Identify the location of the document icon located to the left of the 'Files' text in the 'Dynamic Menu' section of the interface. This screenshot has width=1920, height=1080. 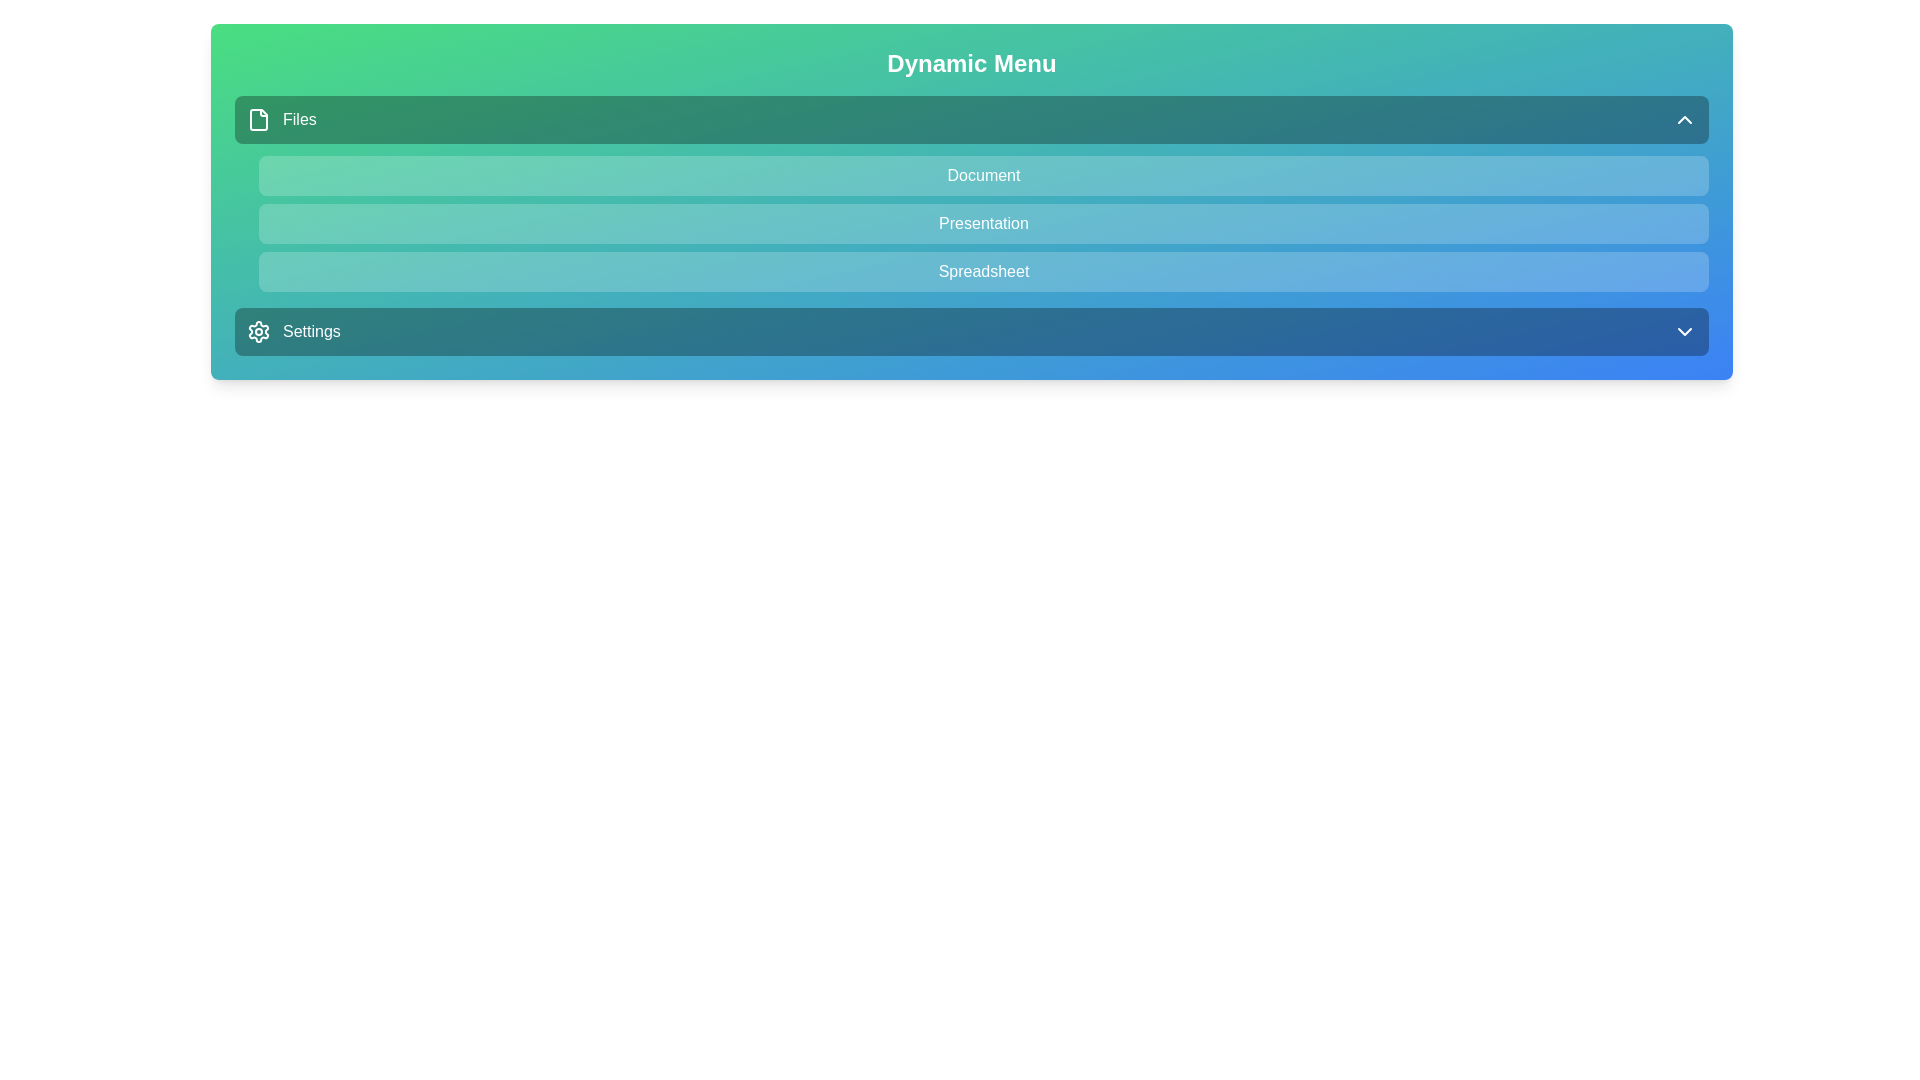
(258, 119).